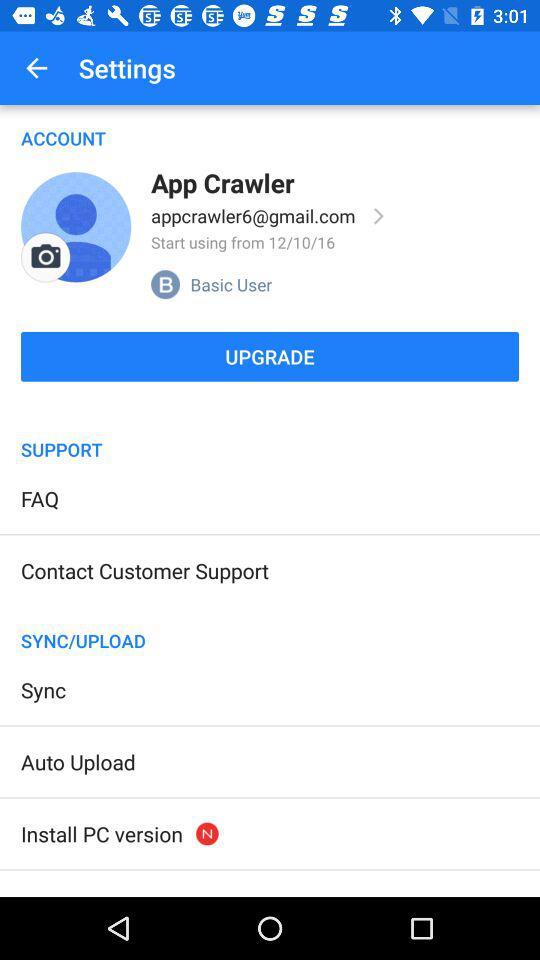 Image resolution: width=540 pixels, height=960 pixels. I want to click on the icon above the support, so click(270, 410).